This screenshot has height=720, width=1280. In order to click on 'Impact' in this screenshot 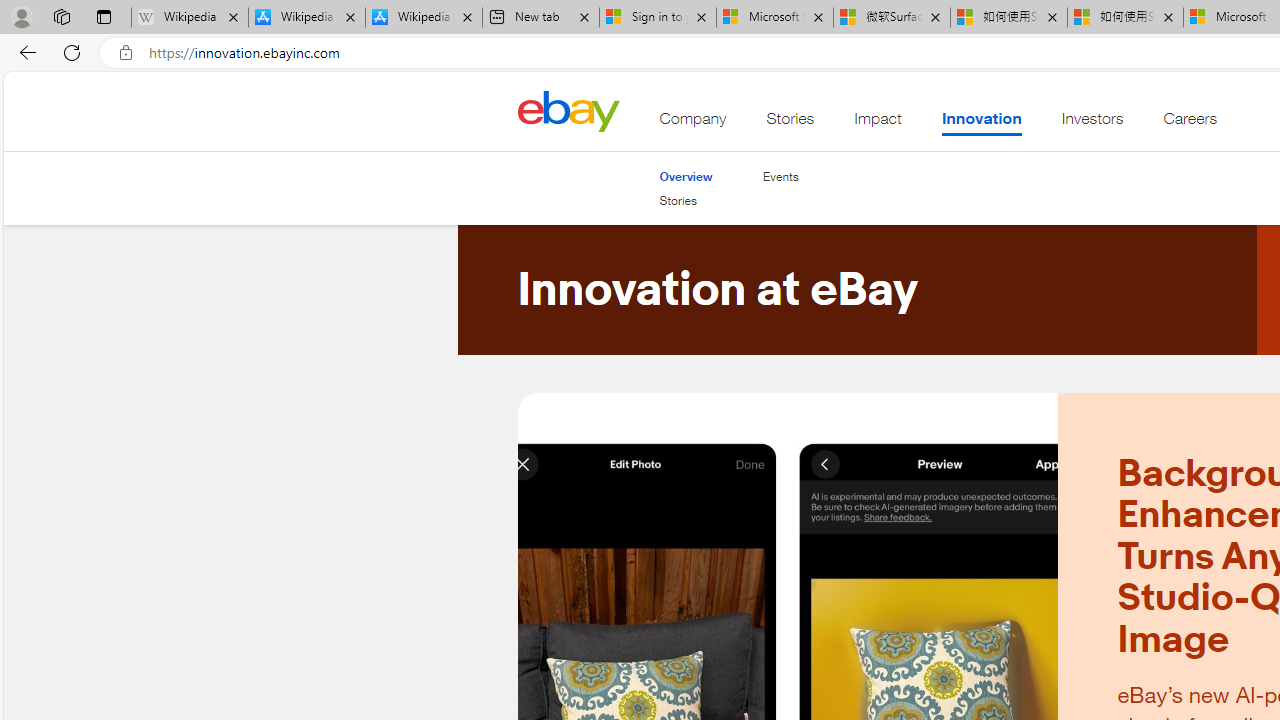, I will do `click(878, 123)`.